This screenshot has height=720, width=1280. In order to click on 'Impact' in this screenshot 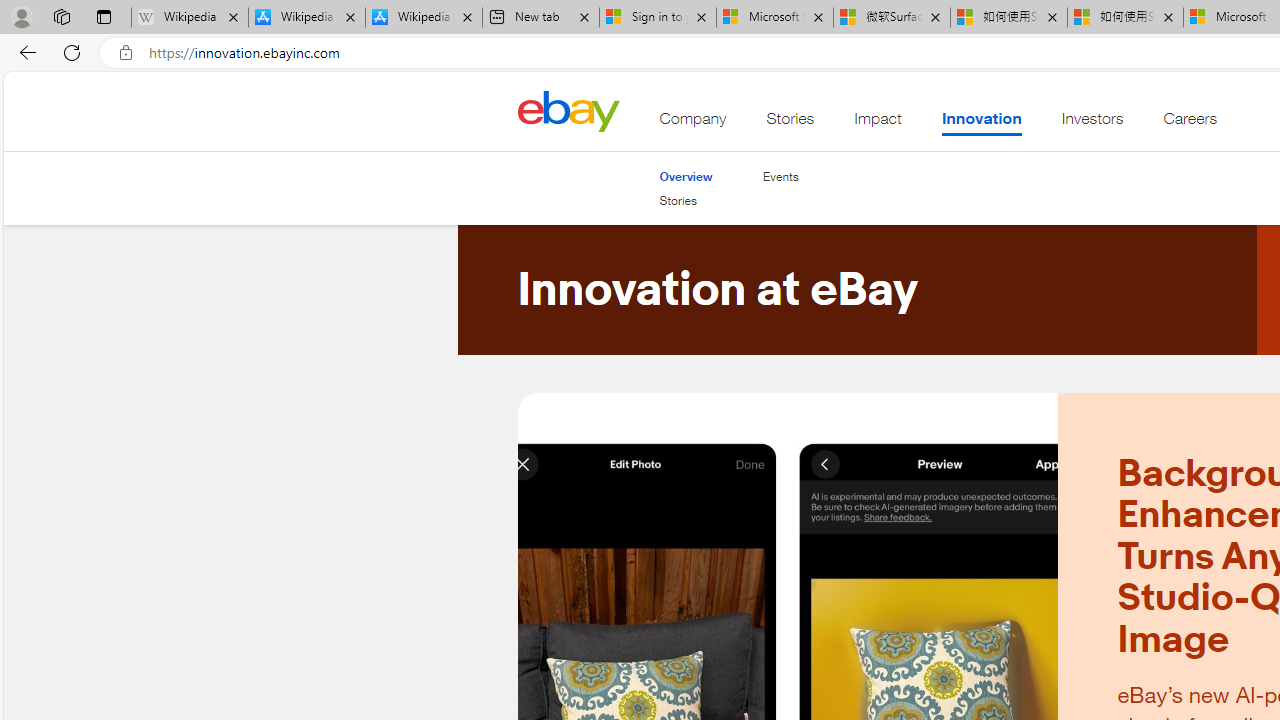, I will do `click(878, 123)`.